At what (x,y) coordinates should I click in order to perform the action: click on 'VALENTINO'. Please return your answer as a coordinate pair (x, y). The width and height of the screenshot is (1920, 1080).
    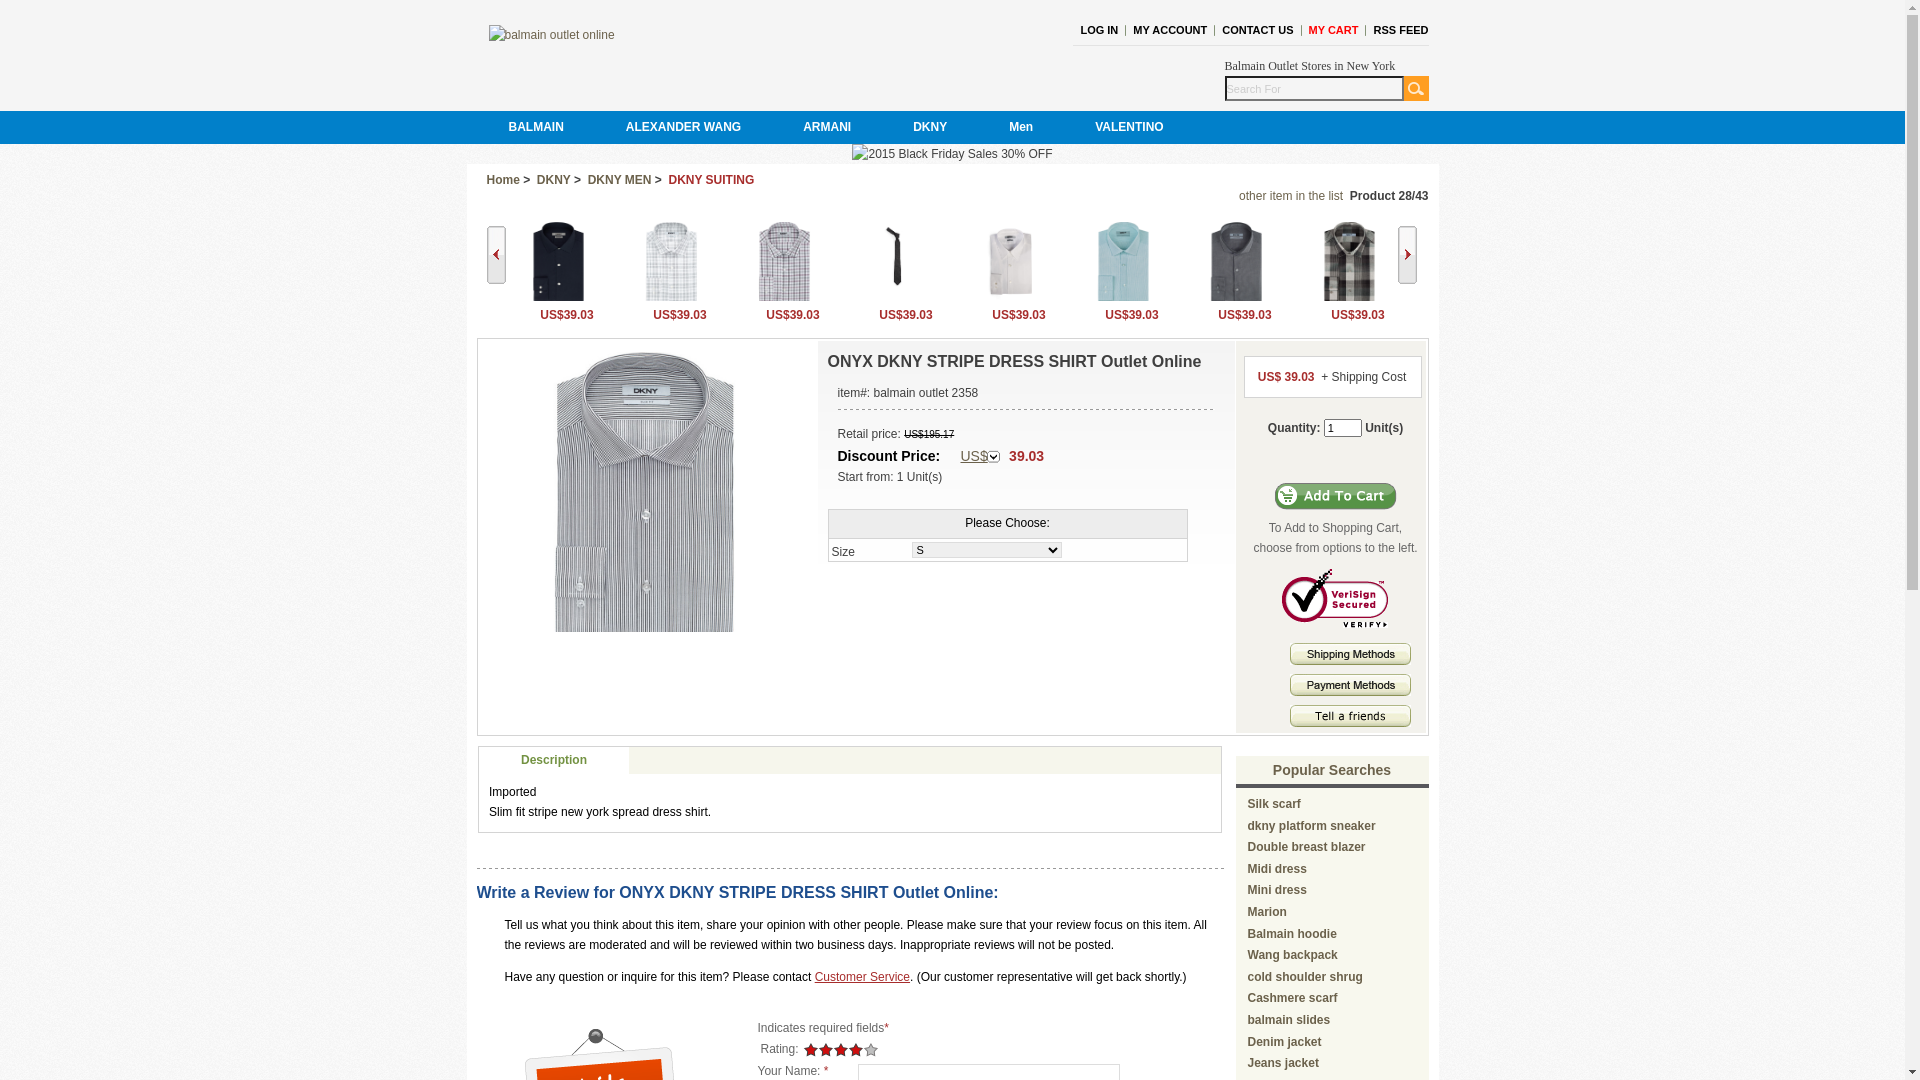
    Looking at the image, I should click on (1128, 127).